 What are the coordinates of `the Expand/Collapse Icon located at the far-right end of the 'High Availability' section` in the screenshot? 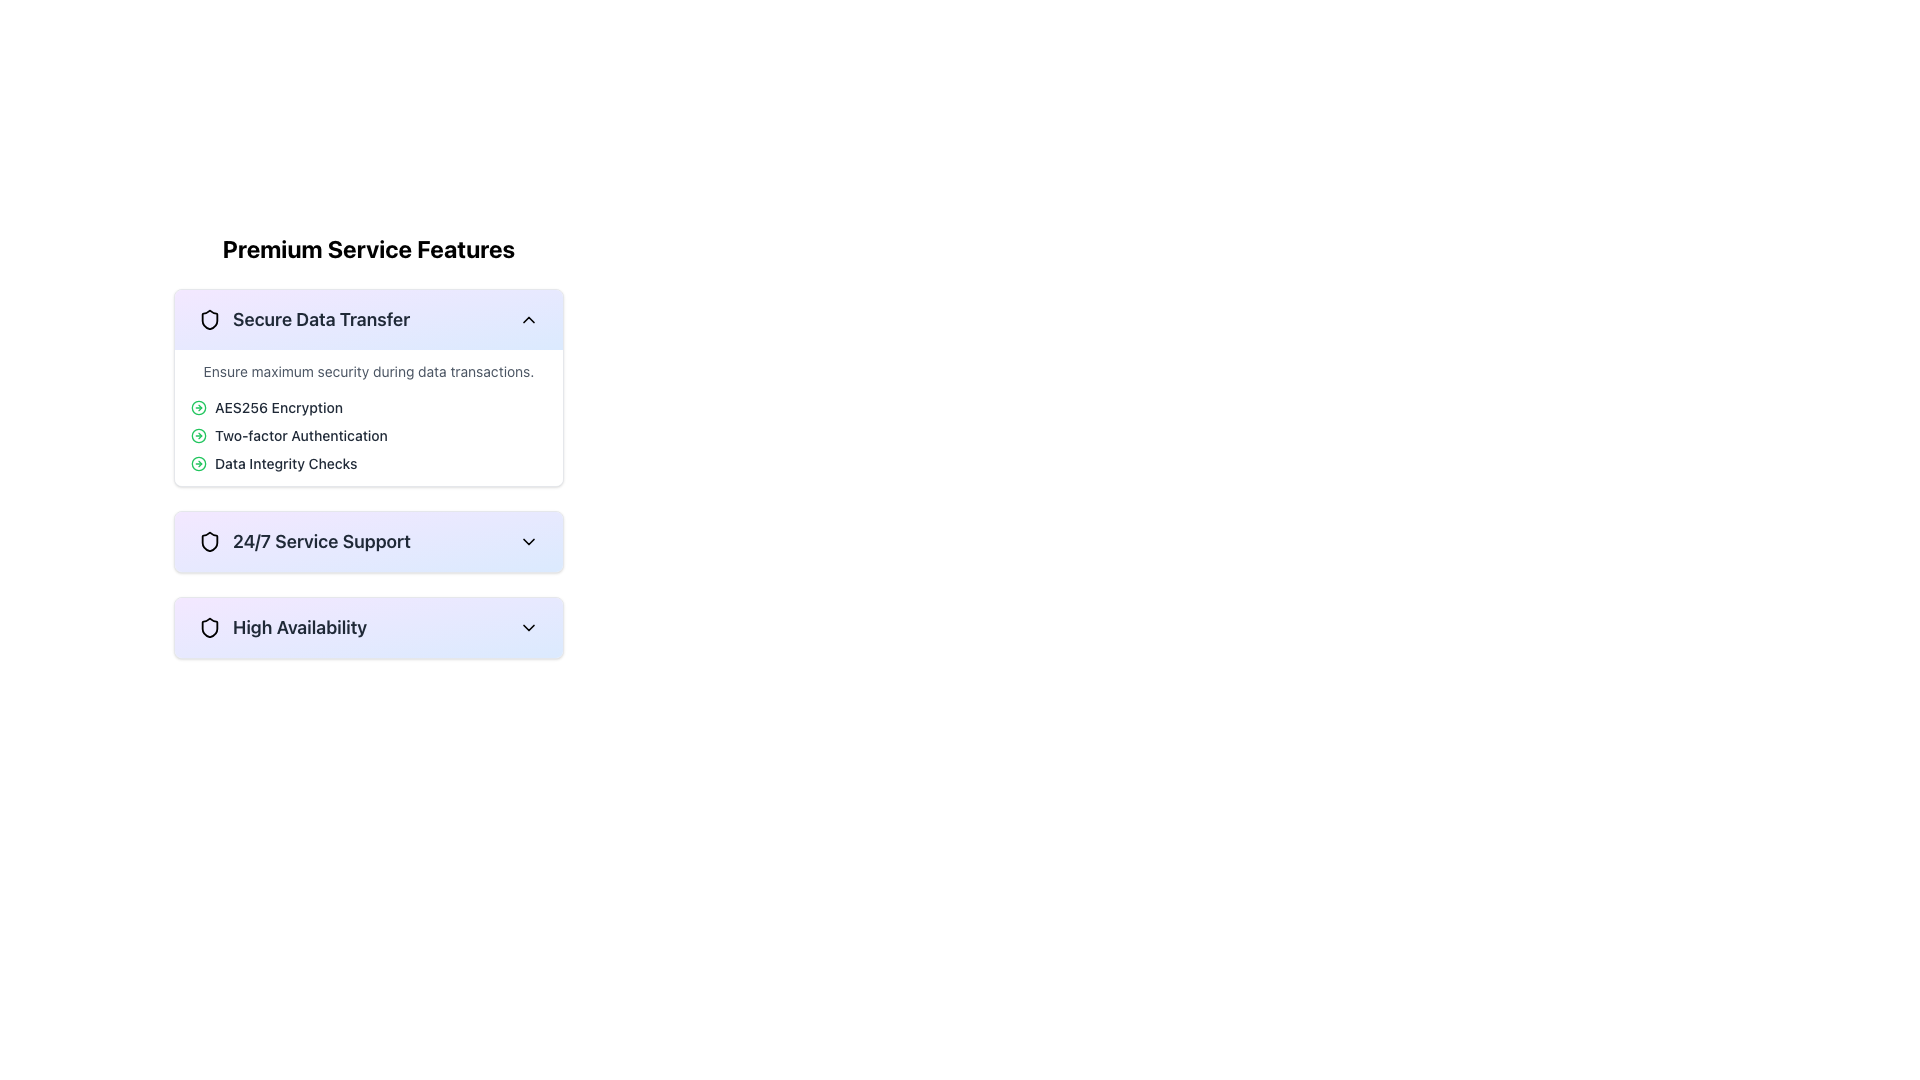 It's located at (528, 627).